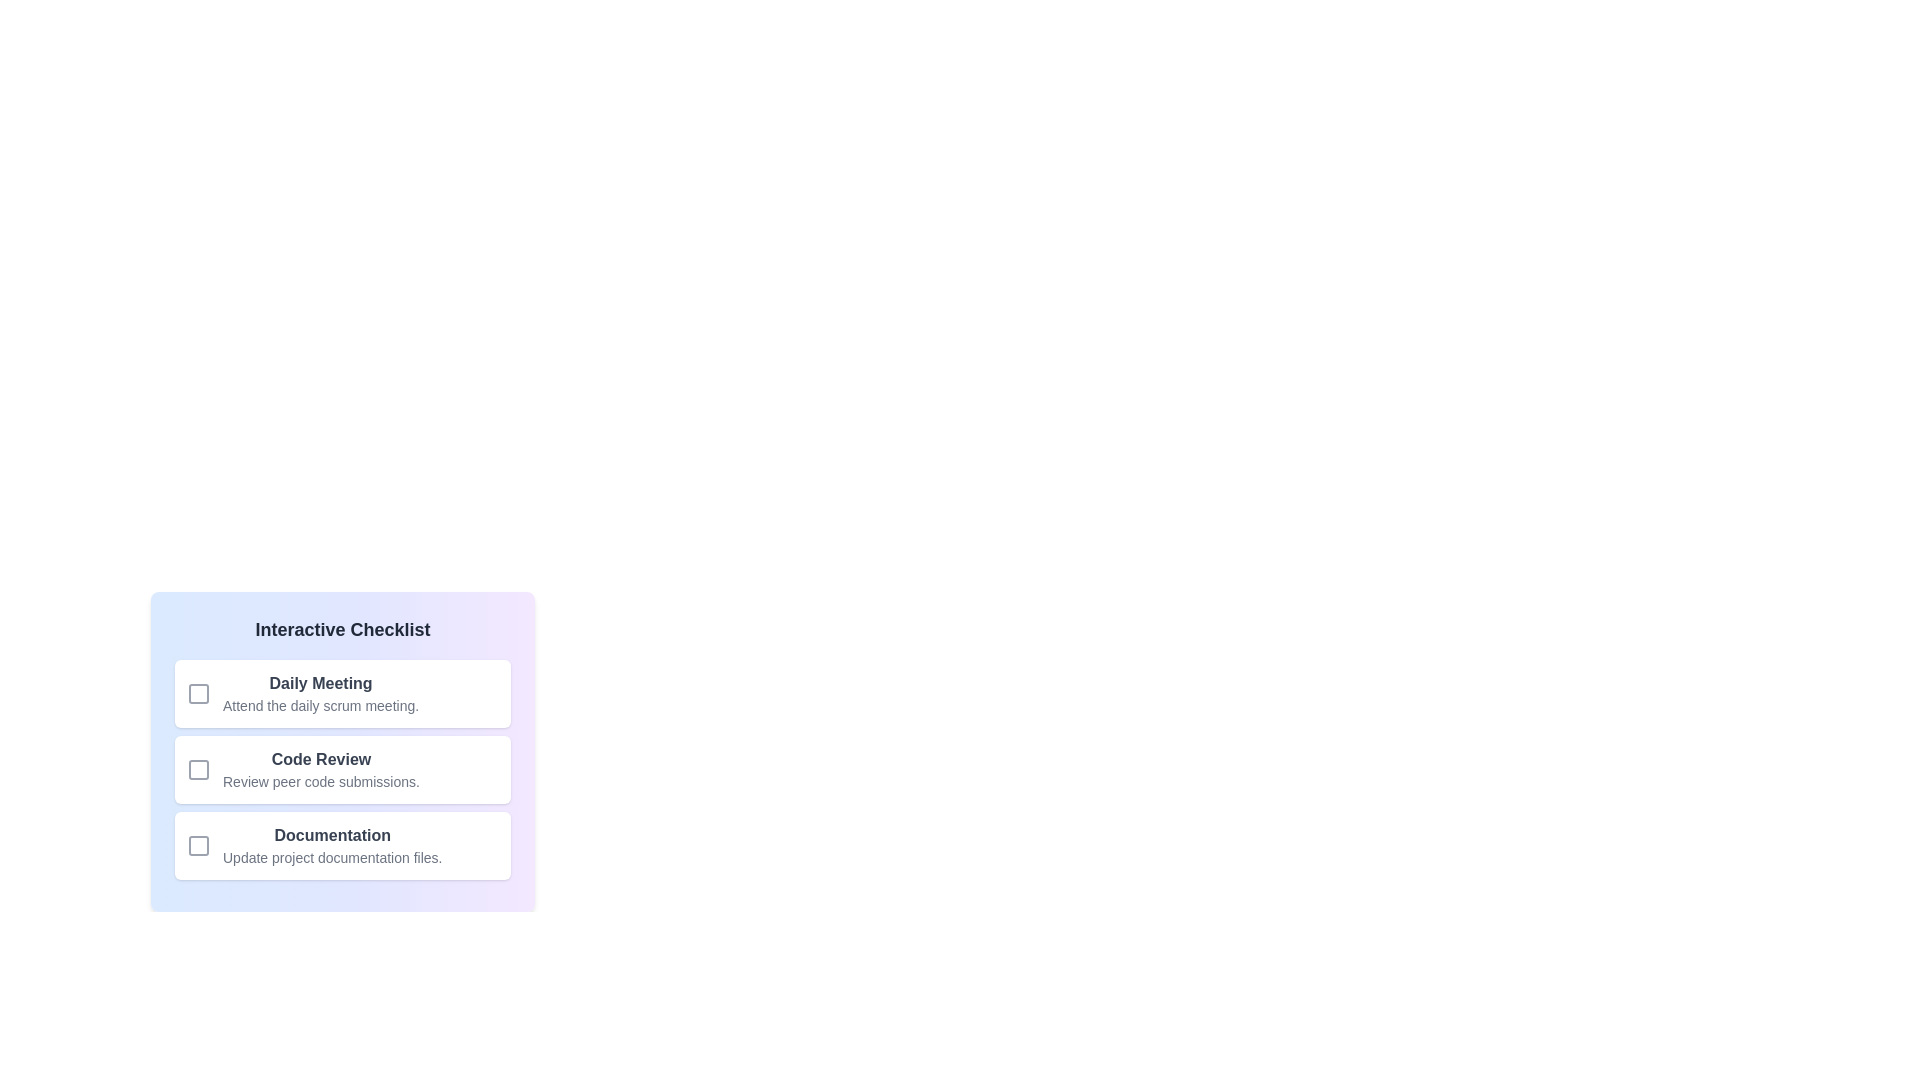 The height and width of the screenshot is (1080, 1920). I want to click on text label that reads 'Update project documentation files.' located beneath the bold title 'Documentation' within the third card of checklist items, so click(332, 856).